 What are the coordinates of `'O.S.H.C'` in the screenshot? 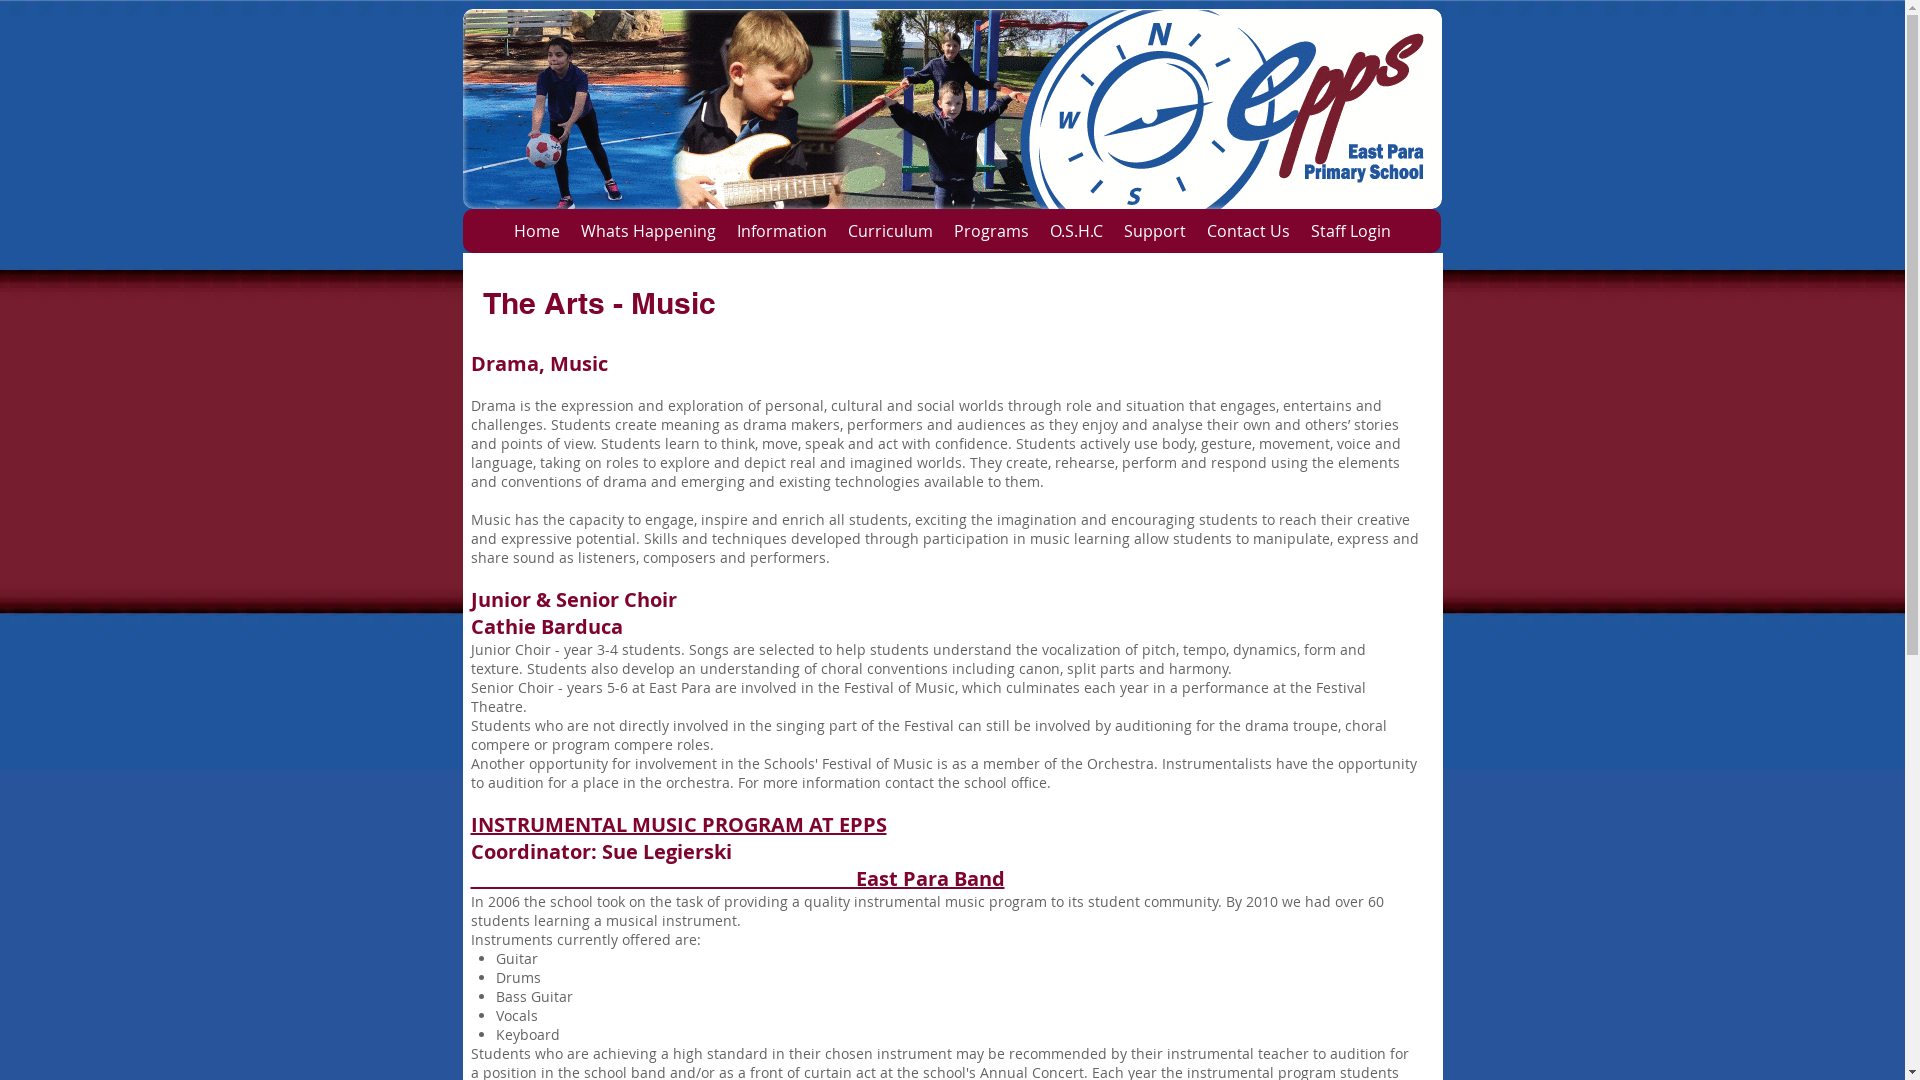 It's located at (1074, 230).